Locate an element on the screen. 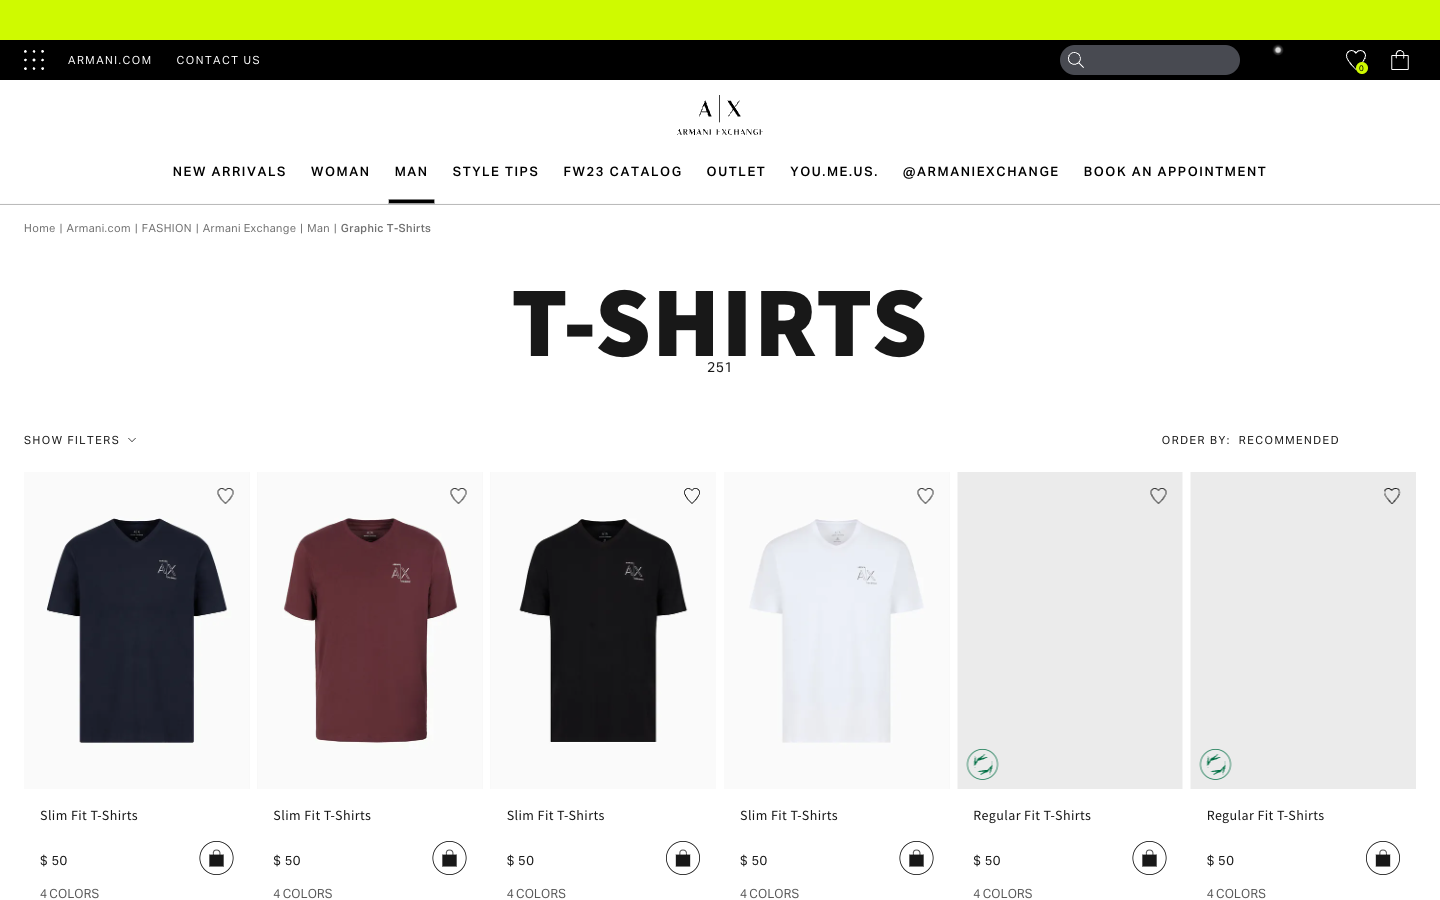 The height and width of the screenshot is (900, 1440). Go to the "outlet" tab by clicking on its menu item at the top is located at coordinates (735, 171).